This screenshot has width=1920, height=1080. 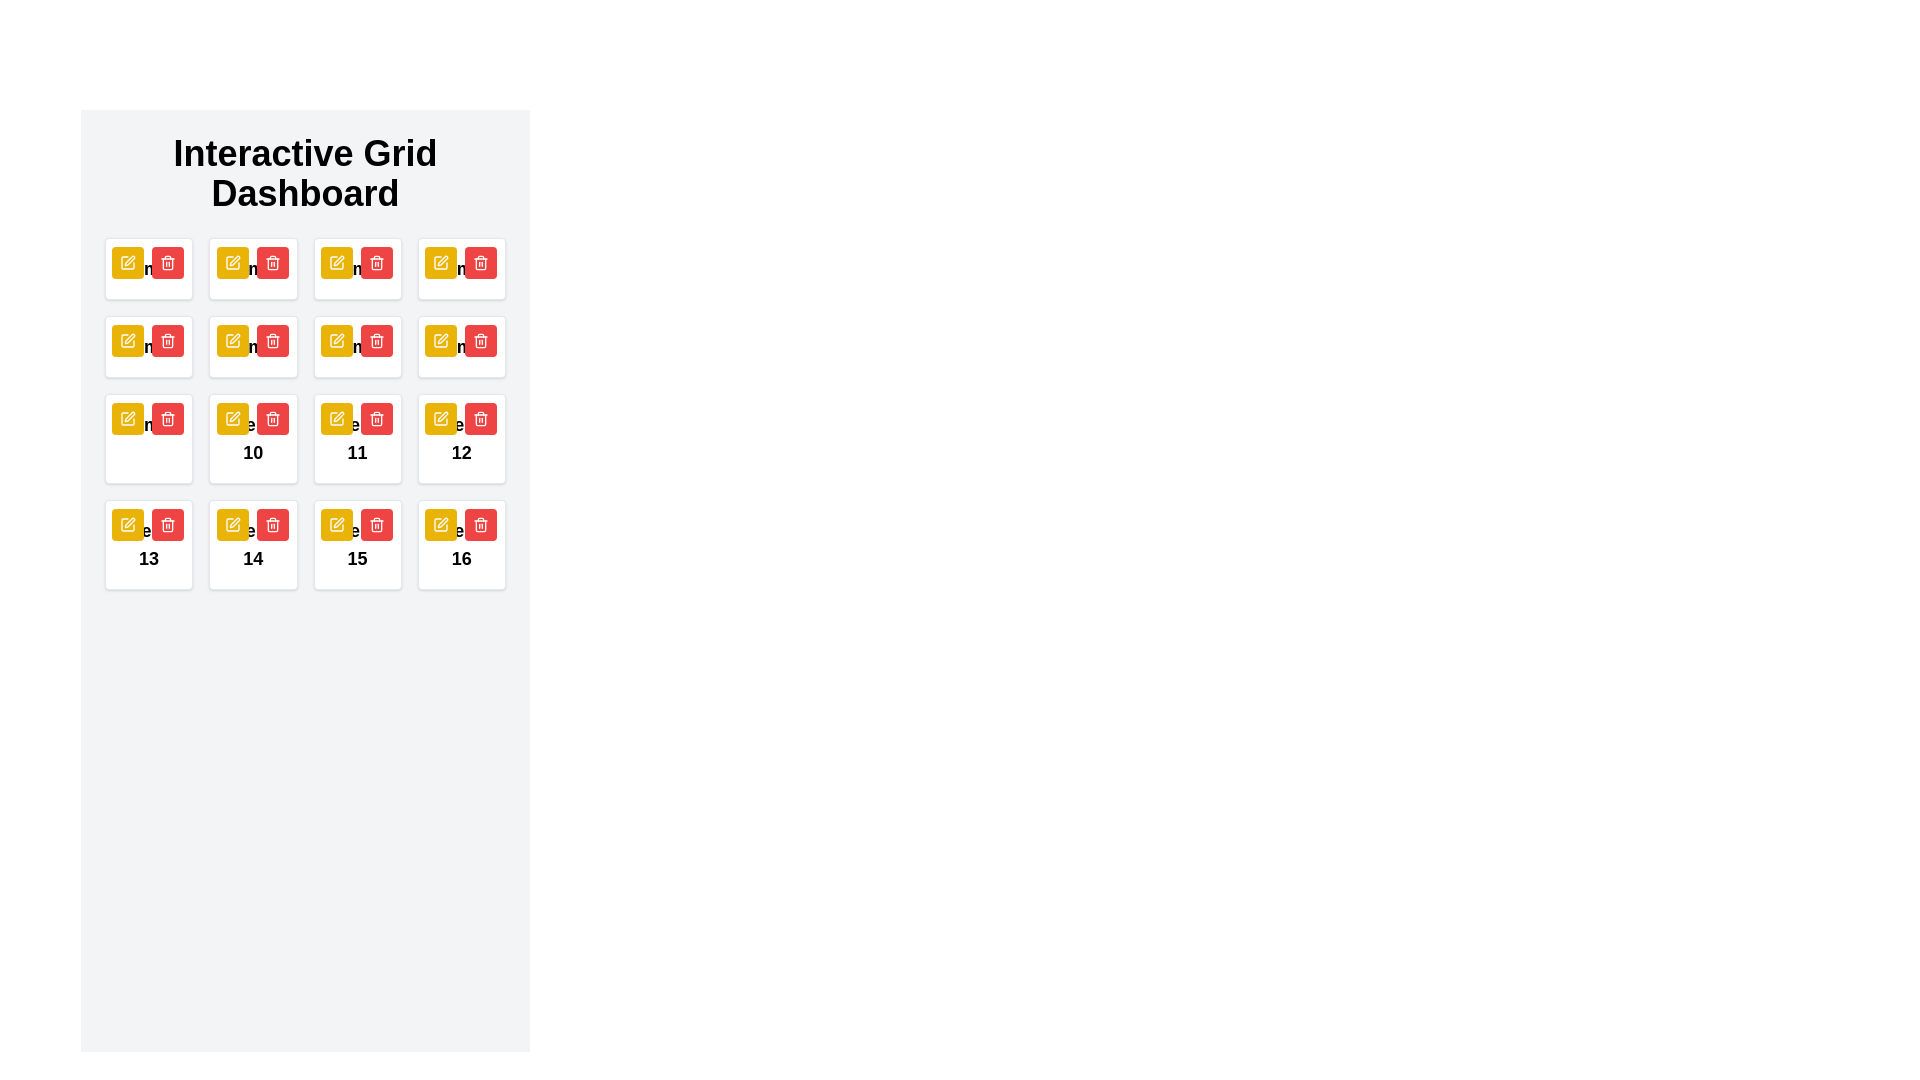 What do you see at coordinates (271, 341) in the screenshot?
I see `the trash icon, which is the rightmost button in the group of three buttons at the top-right corner of the 'Interactive Grid Dashboard'` at bounding box center [271, 341].